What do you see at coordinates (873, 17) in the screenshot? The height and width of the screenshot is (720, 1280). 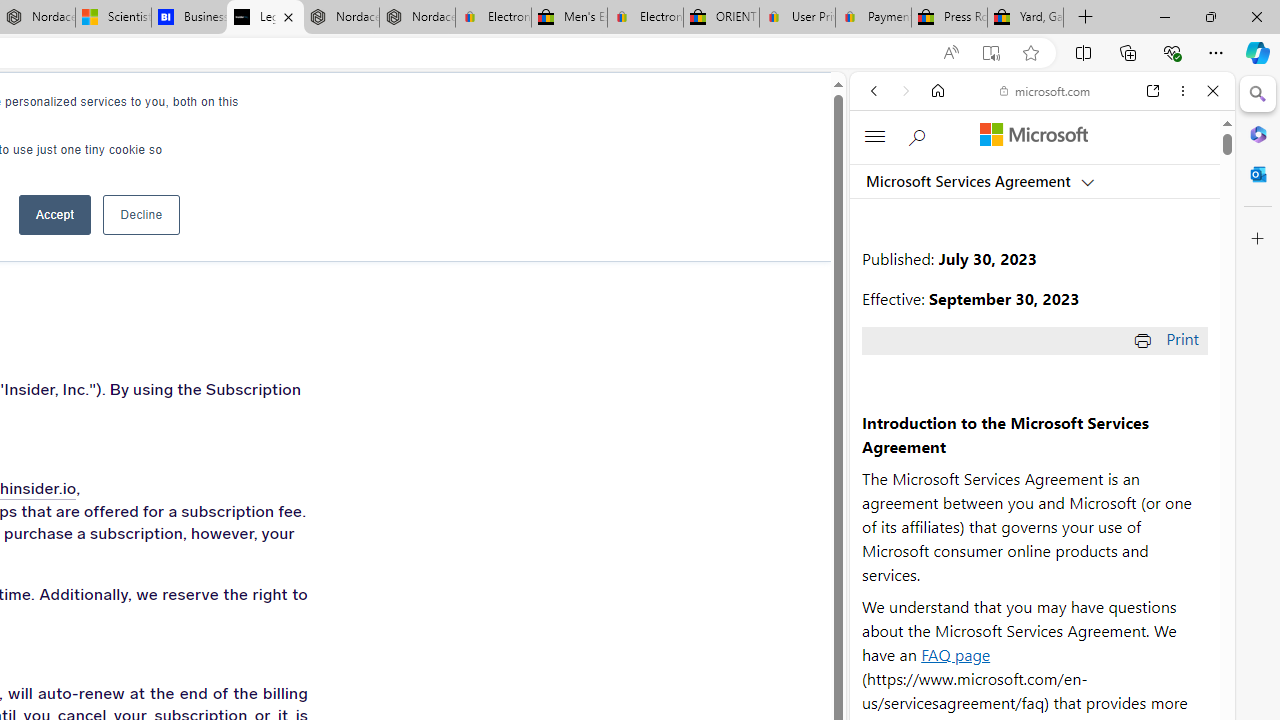 I see `'Payments Terms of Use | eBay.com'` at bounding box center [873, 17].